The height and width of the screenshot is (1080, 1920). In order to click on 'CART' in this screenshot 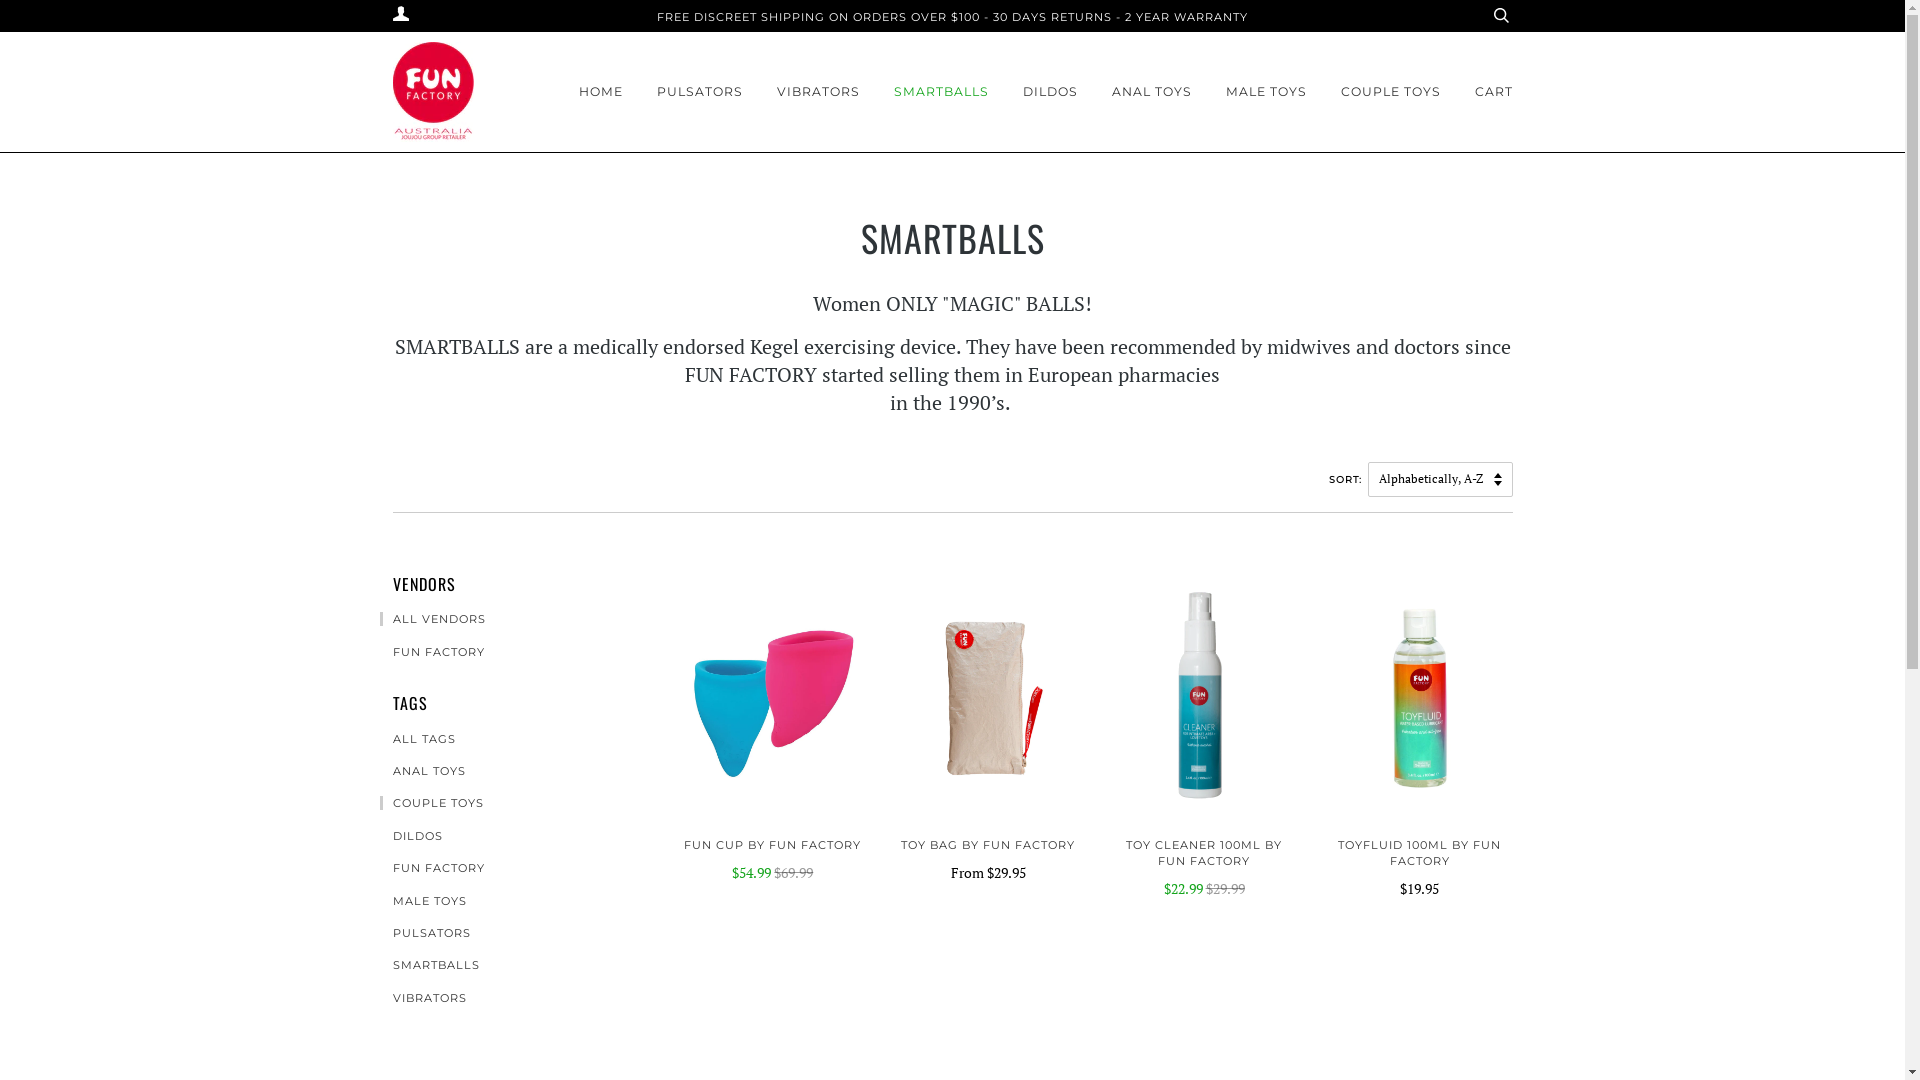, I will do `click(1492, 92)`.